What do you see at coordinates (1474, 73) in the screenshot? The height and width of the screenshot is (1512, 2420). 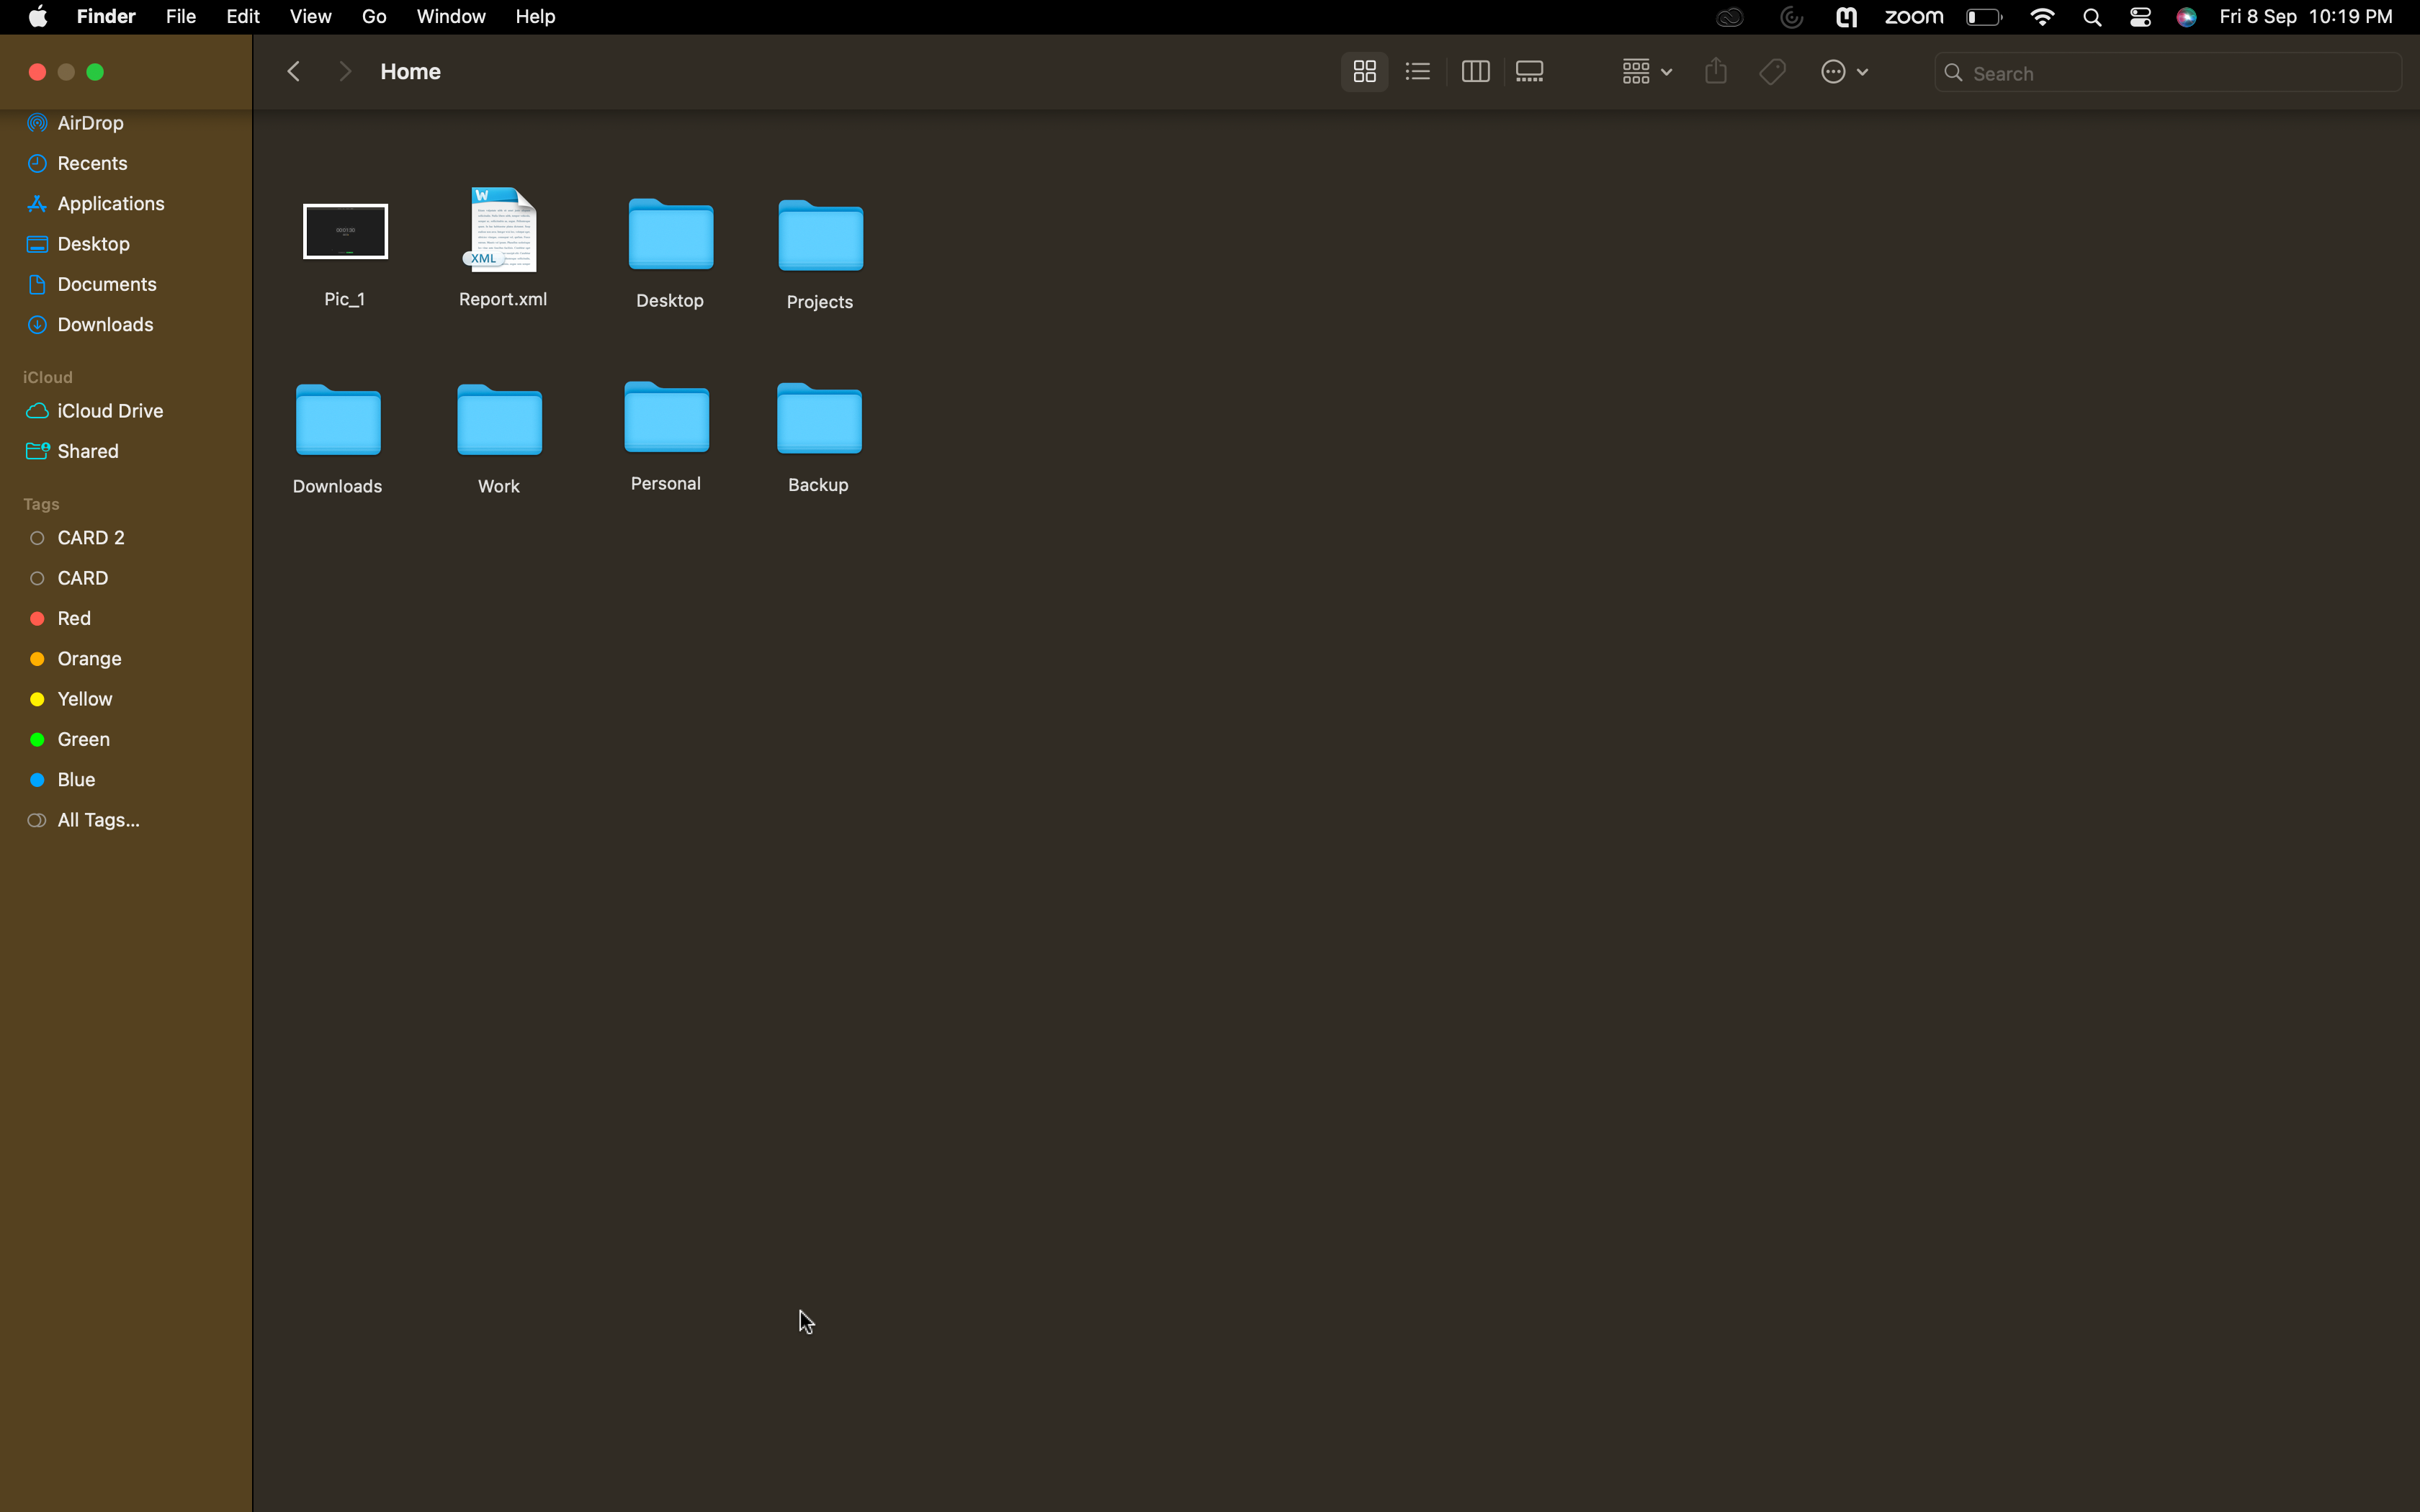 I see `Switch to tab view` at bounding box center [1474, 73].